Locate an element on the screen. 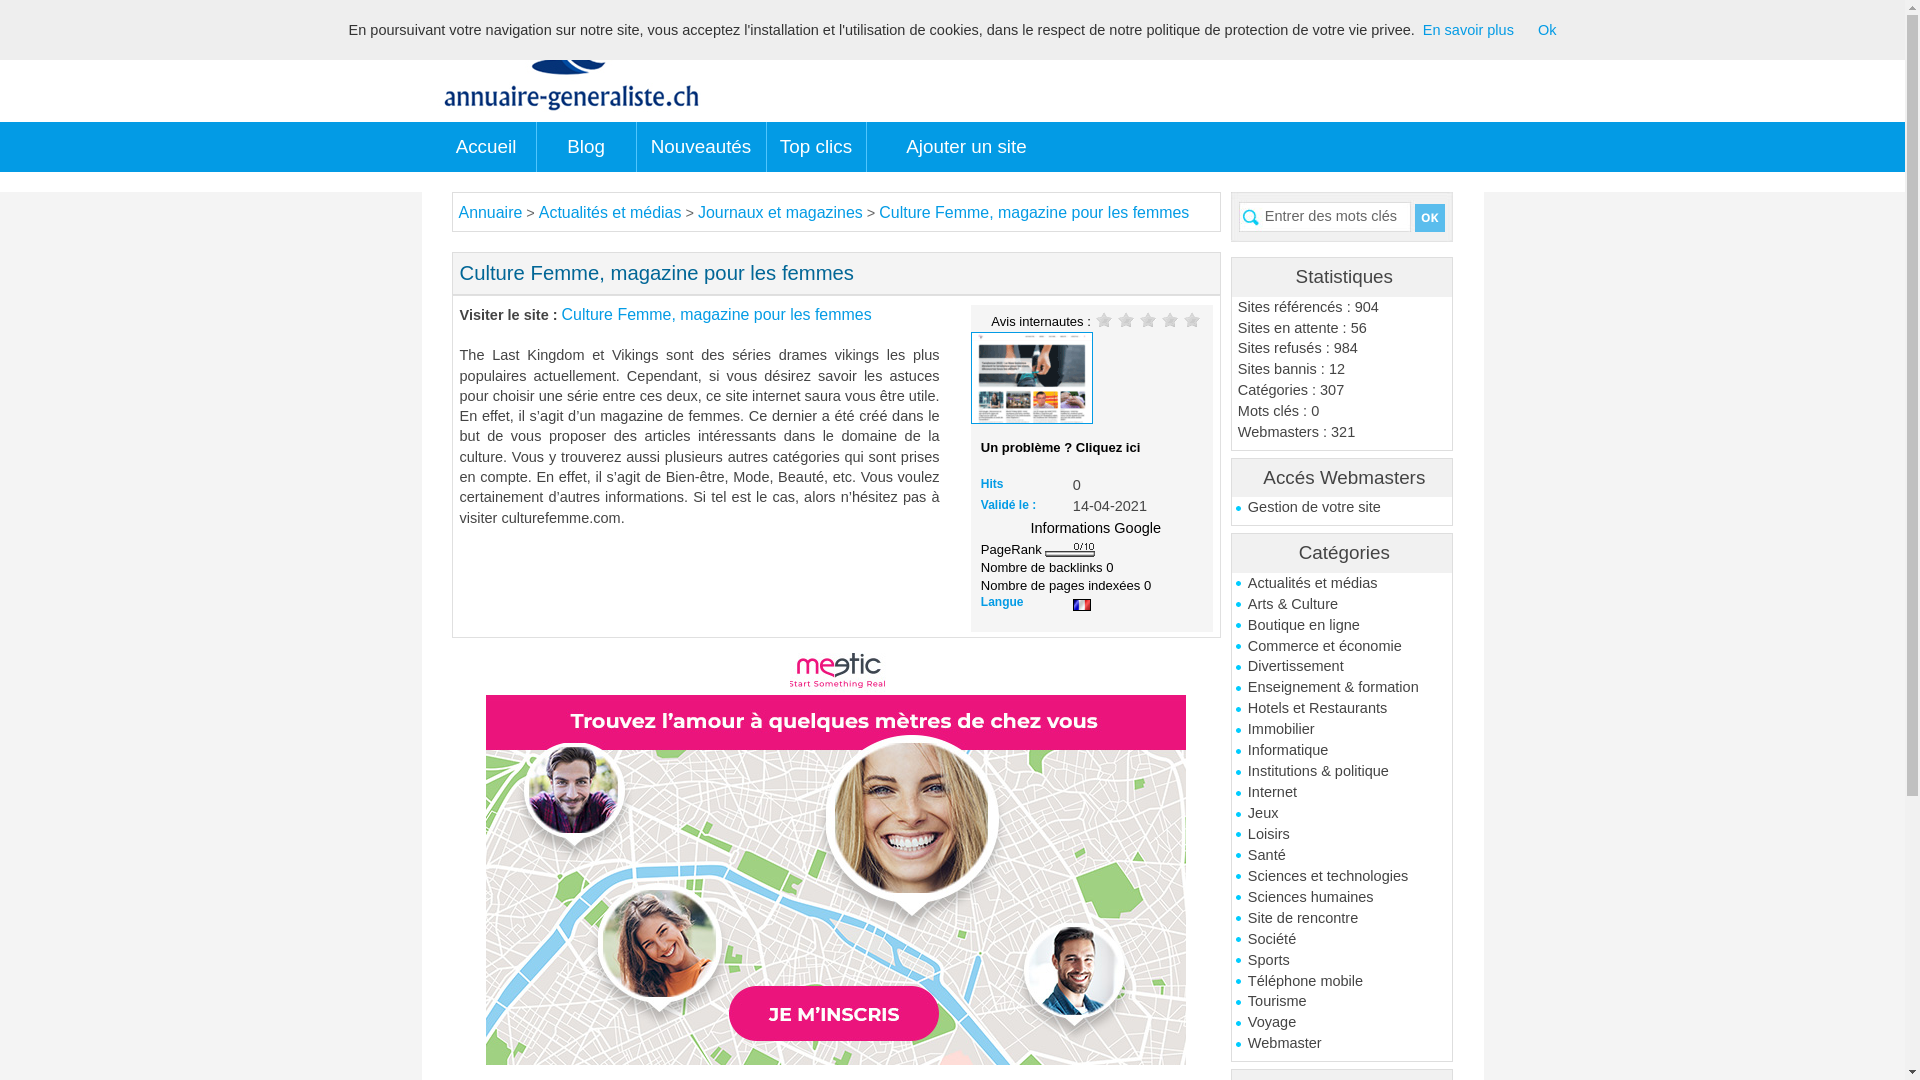 Image resolution: width=1920 pixels, height=1080 pixels. 'Informatique' is located at coordinates (1342, 750).